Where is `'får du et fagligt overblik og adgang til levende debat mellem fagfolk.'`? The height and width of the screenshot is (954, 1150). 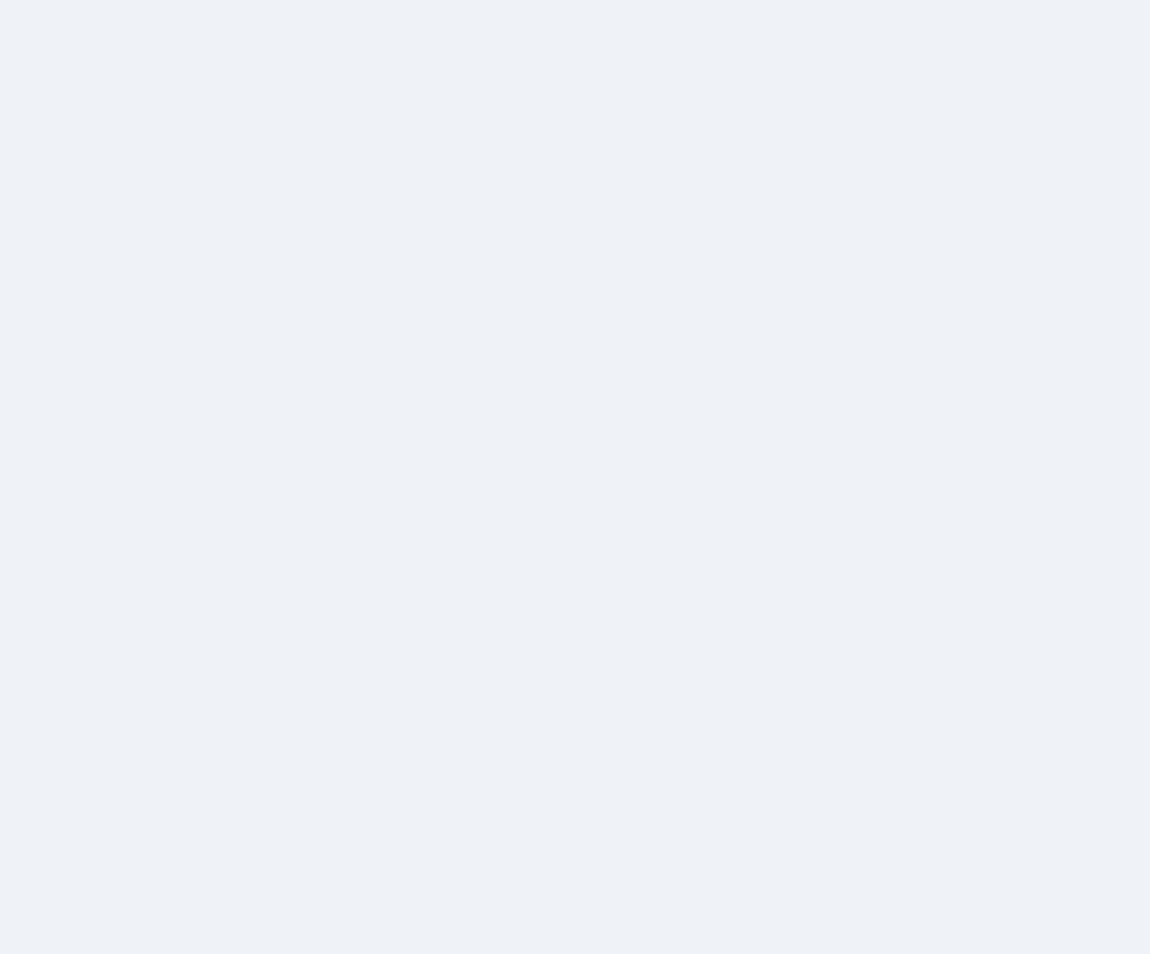 'får du et fagligt overblik og adgang til levende debat mellem fagfolk.' is located at coordinates (359, 717).